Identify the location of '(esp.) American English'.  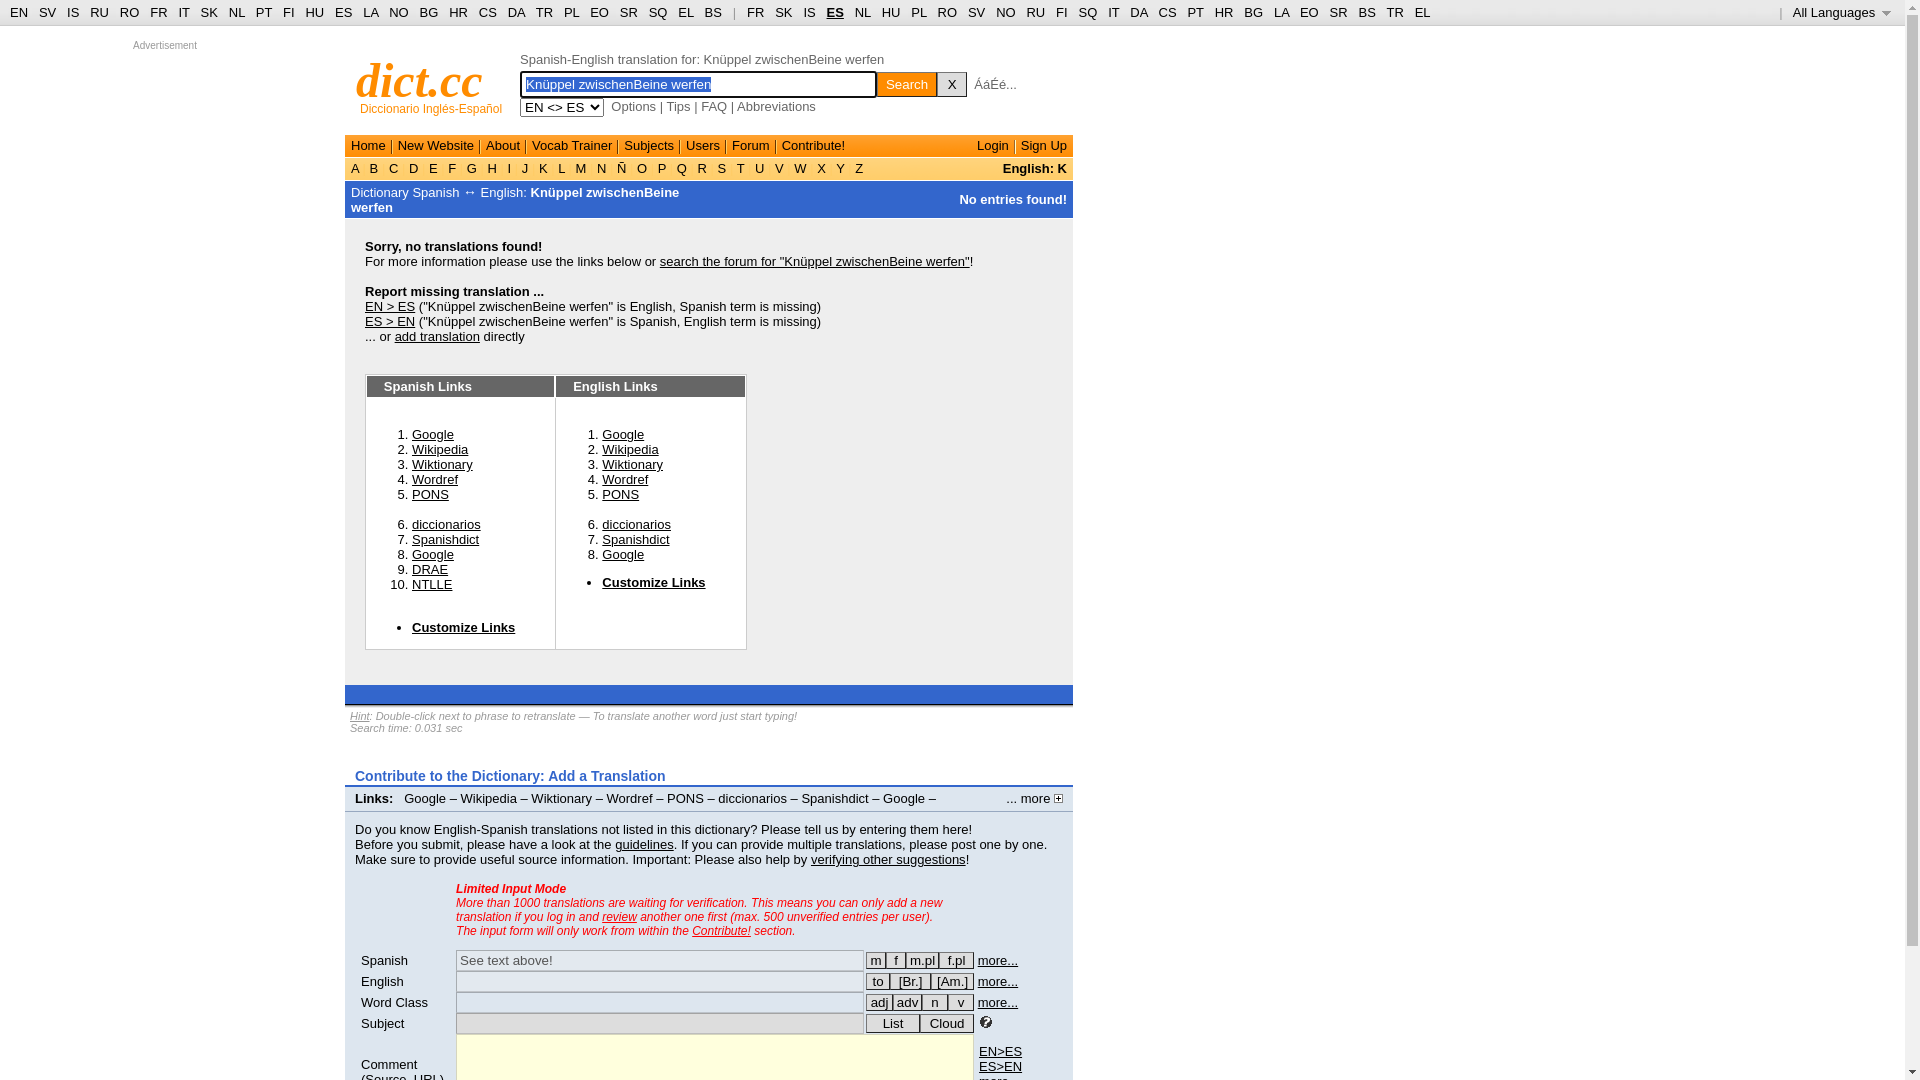
(951, 980).